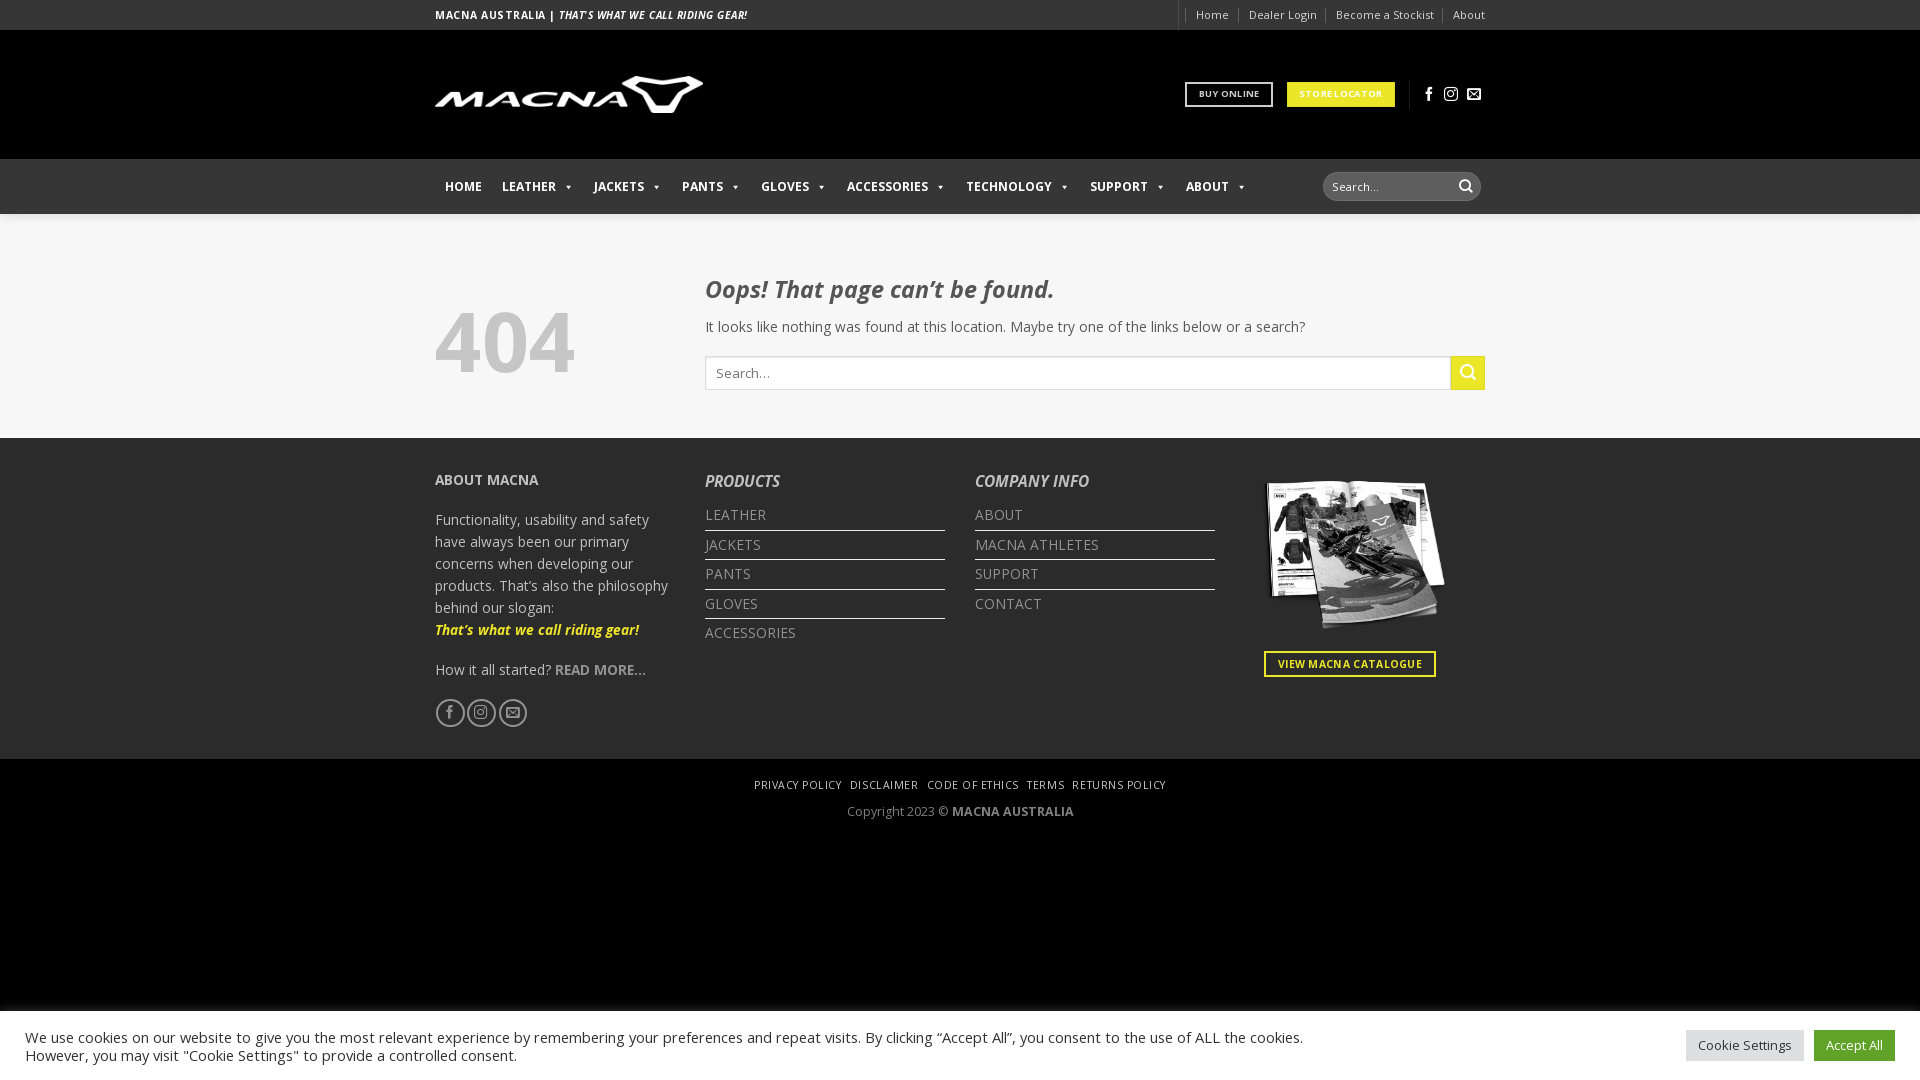 This screenshot has height=1080, width=1920. What do you see at coordinates (462, 185) in the screenshot?
I see `'HOME'` at bounding box center [462, 185].